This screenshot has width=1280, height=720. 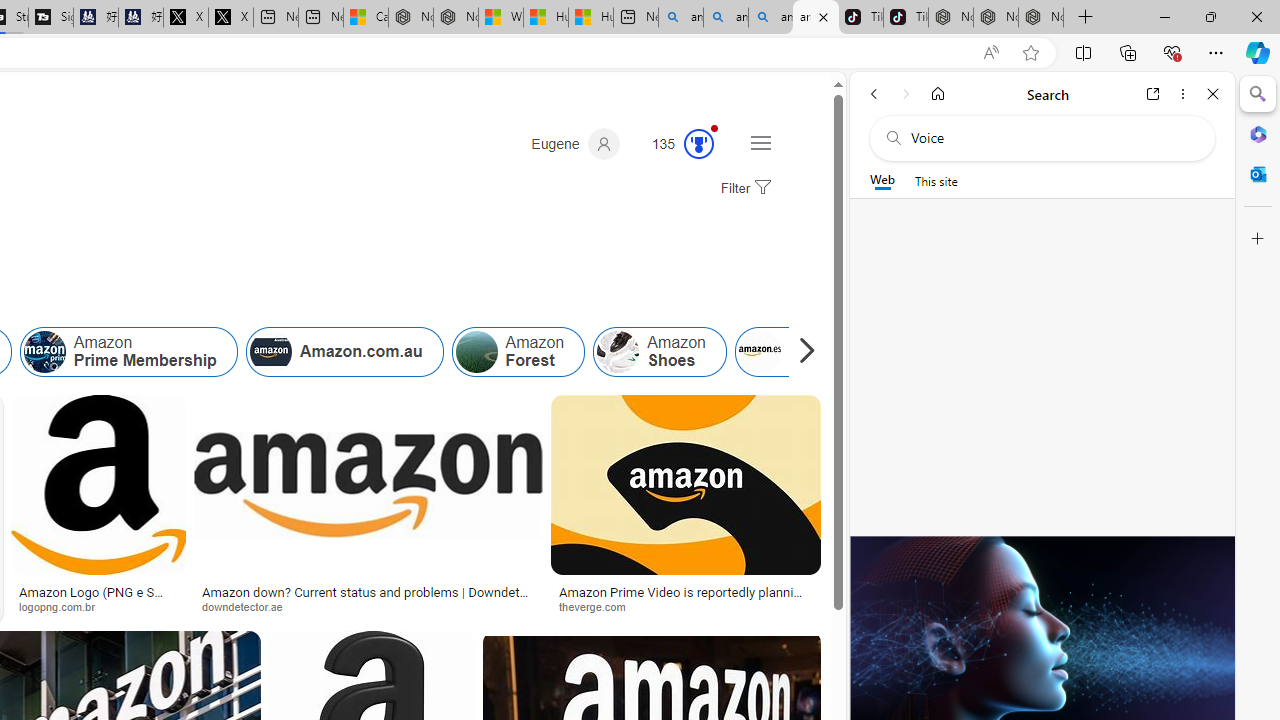 What do you see at coordinates (475, 351) in the screenshot?
I see `'Amazon Forest'` at bounding box center [475, 351].